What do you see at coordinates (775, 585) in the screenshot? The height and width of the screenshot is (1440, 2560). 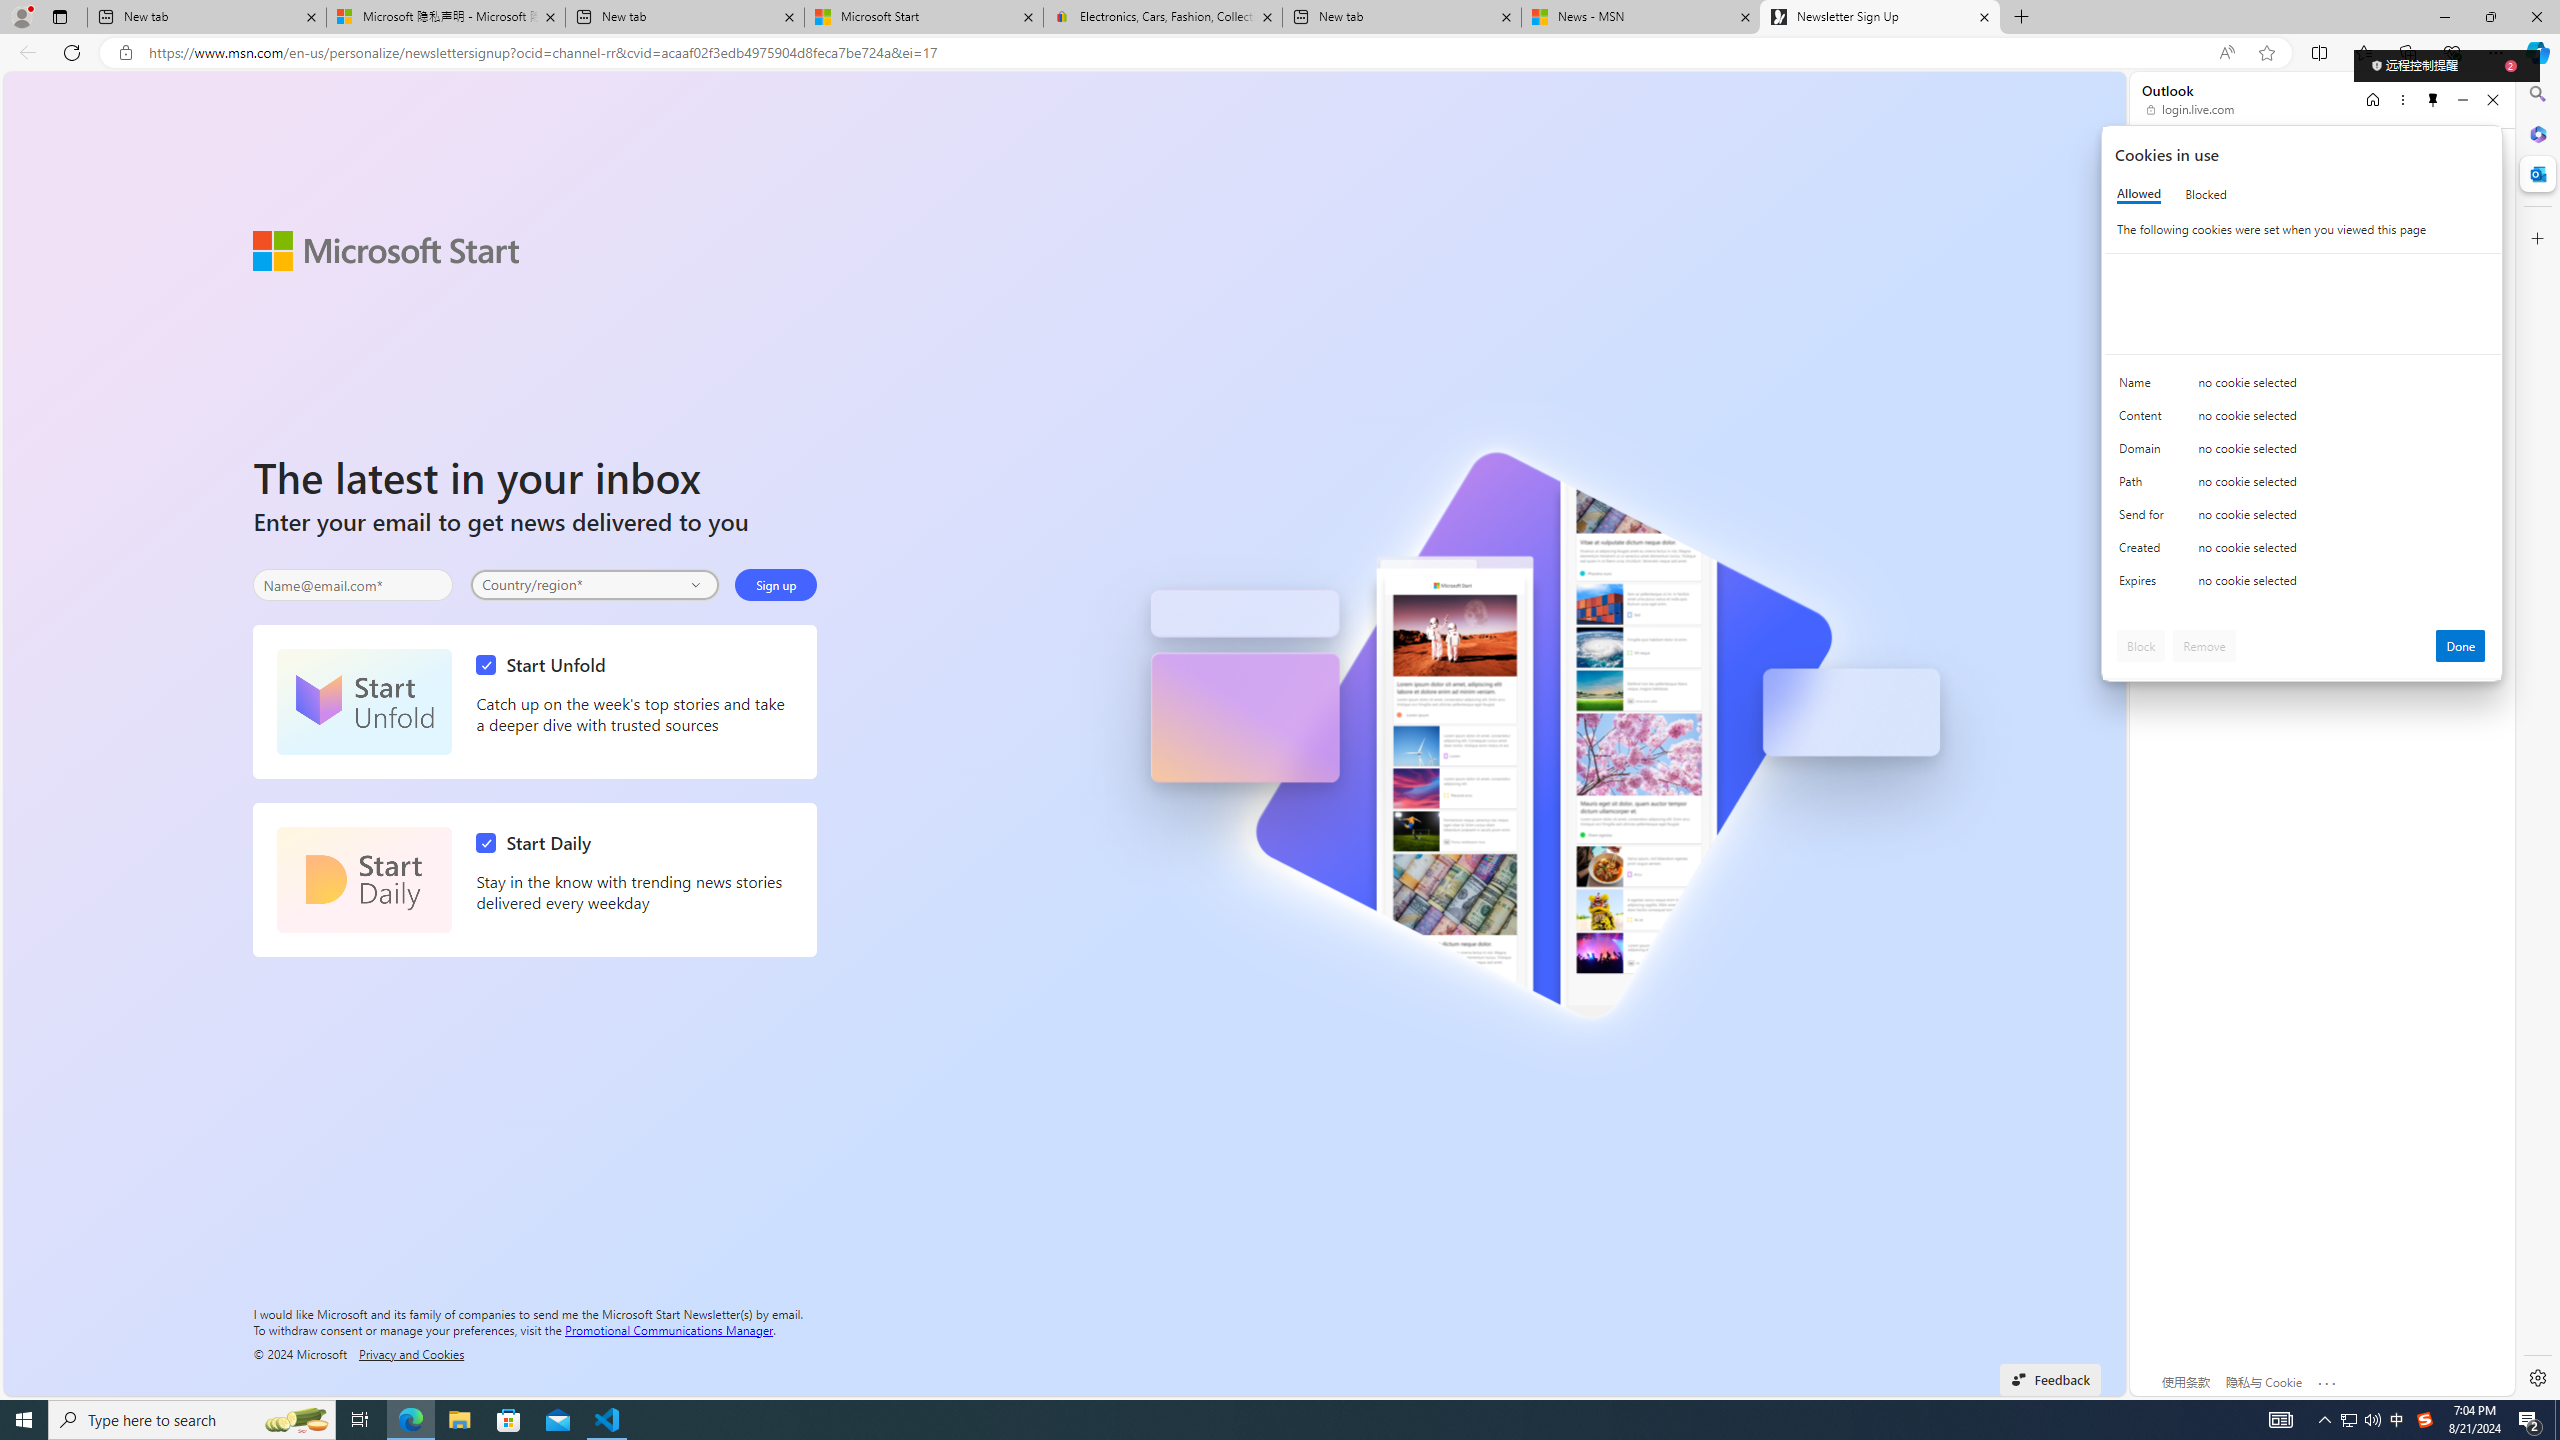 I see `'Sign up'` at bounding box center [775, 585].